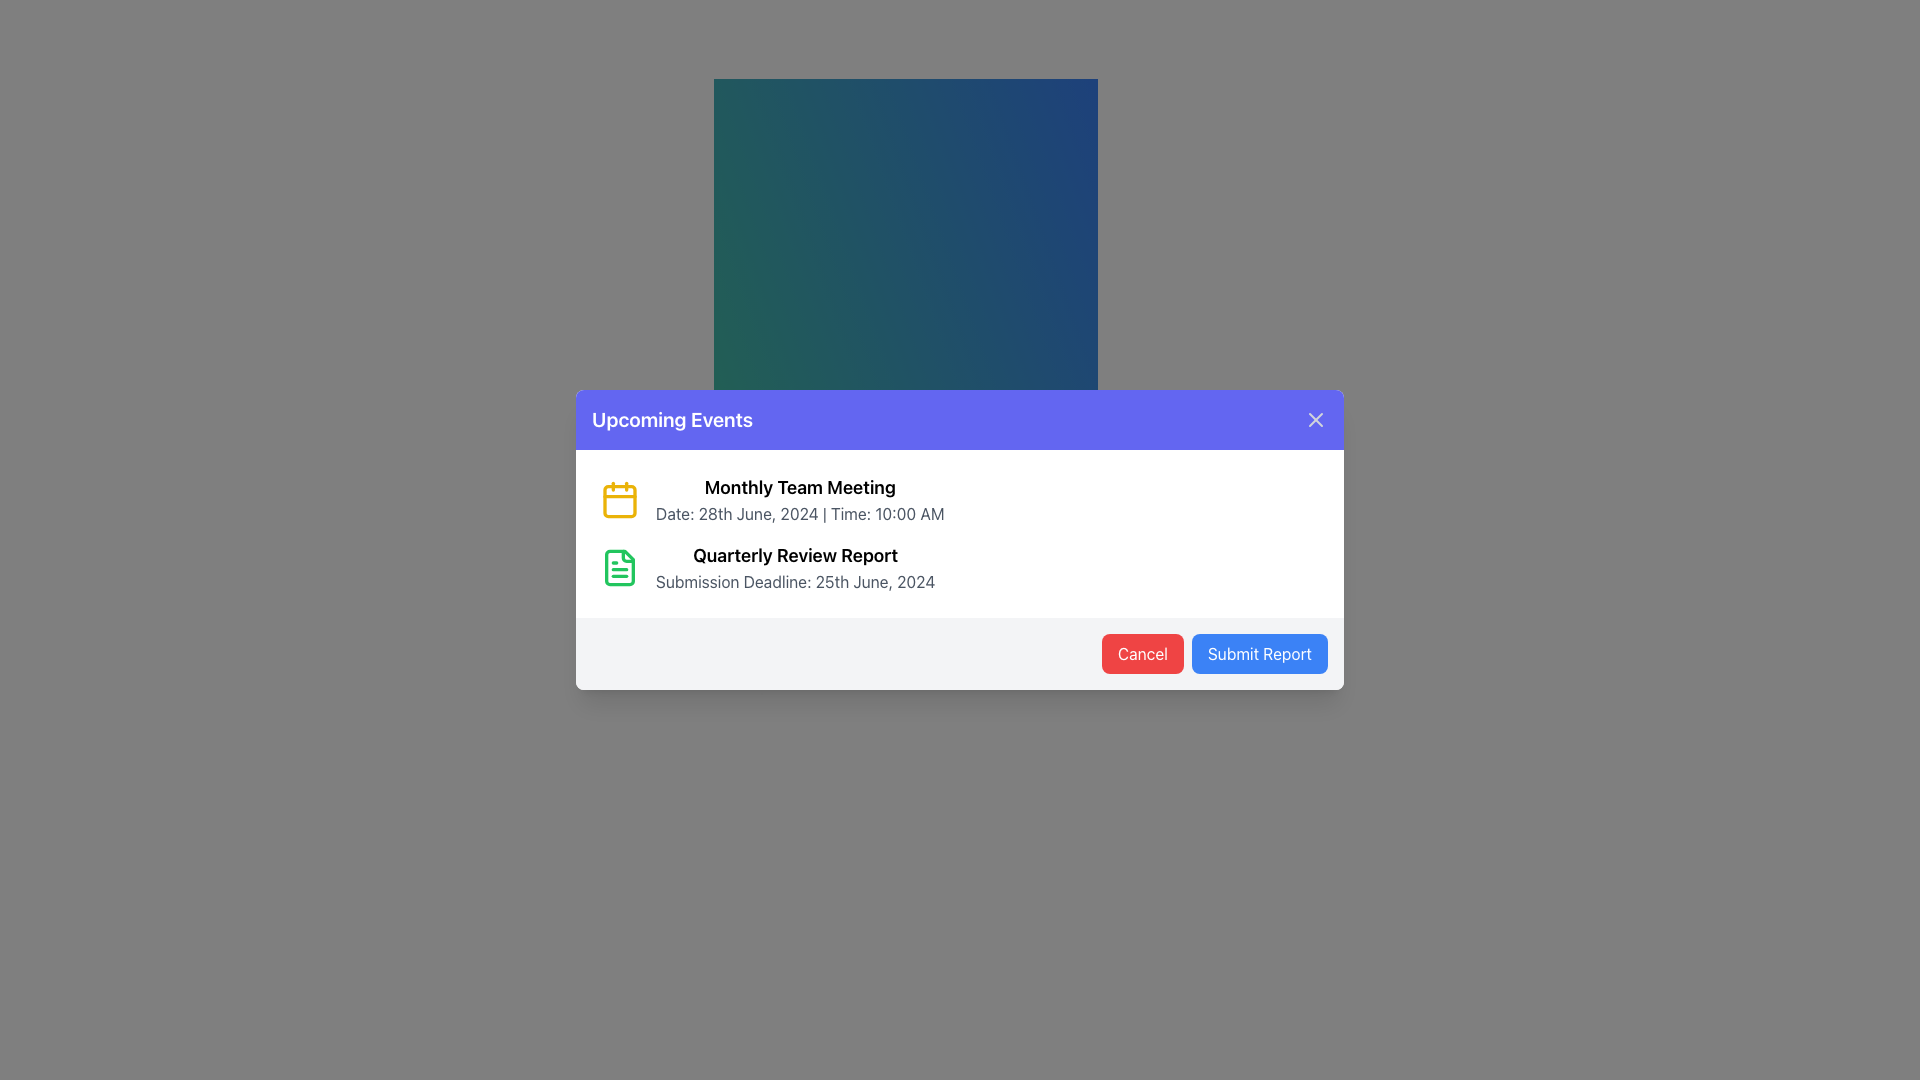 This screenshot has height=1080, width=1920. What do you see at coordinates (800, 499) in the screenshot?
I see `event details displayed in the modal dialog below the title 'Upcoming Events', adjacent to the yellow calendar icon` at bounding box center [800, 499].